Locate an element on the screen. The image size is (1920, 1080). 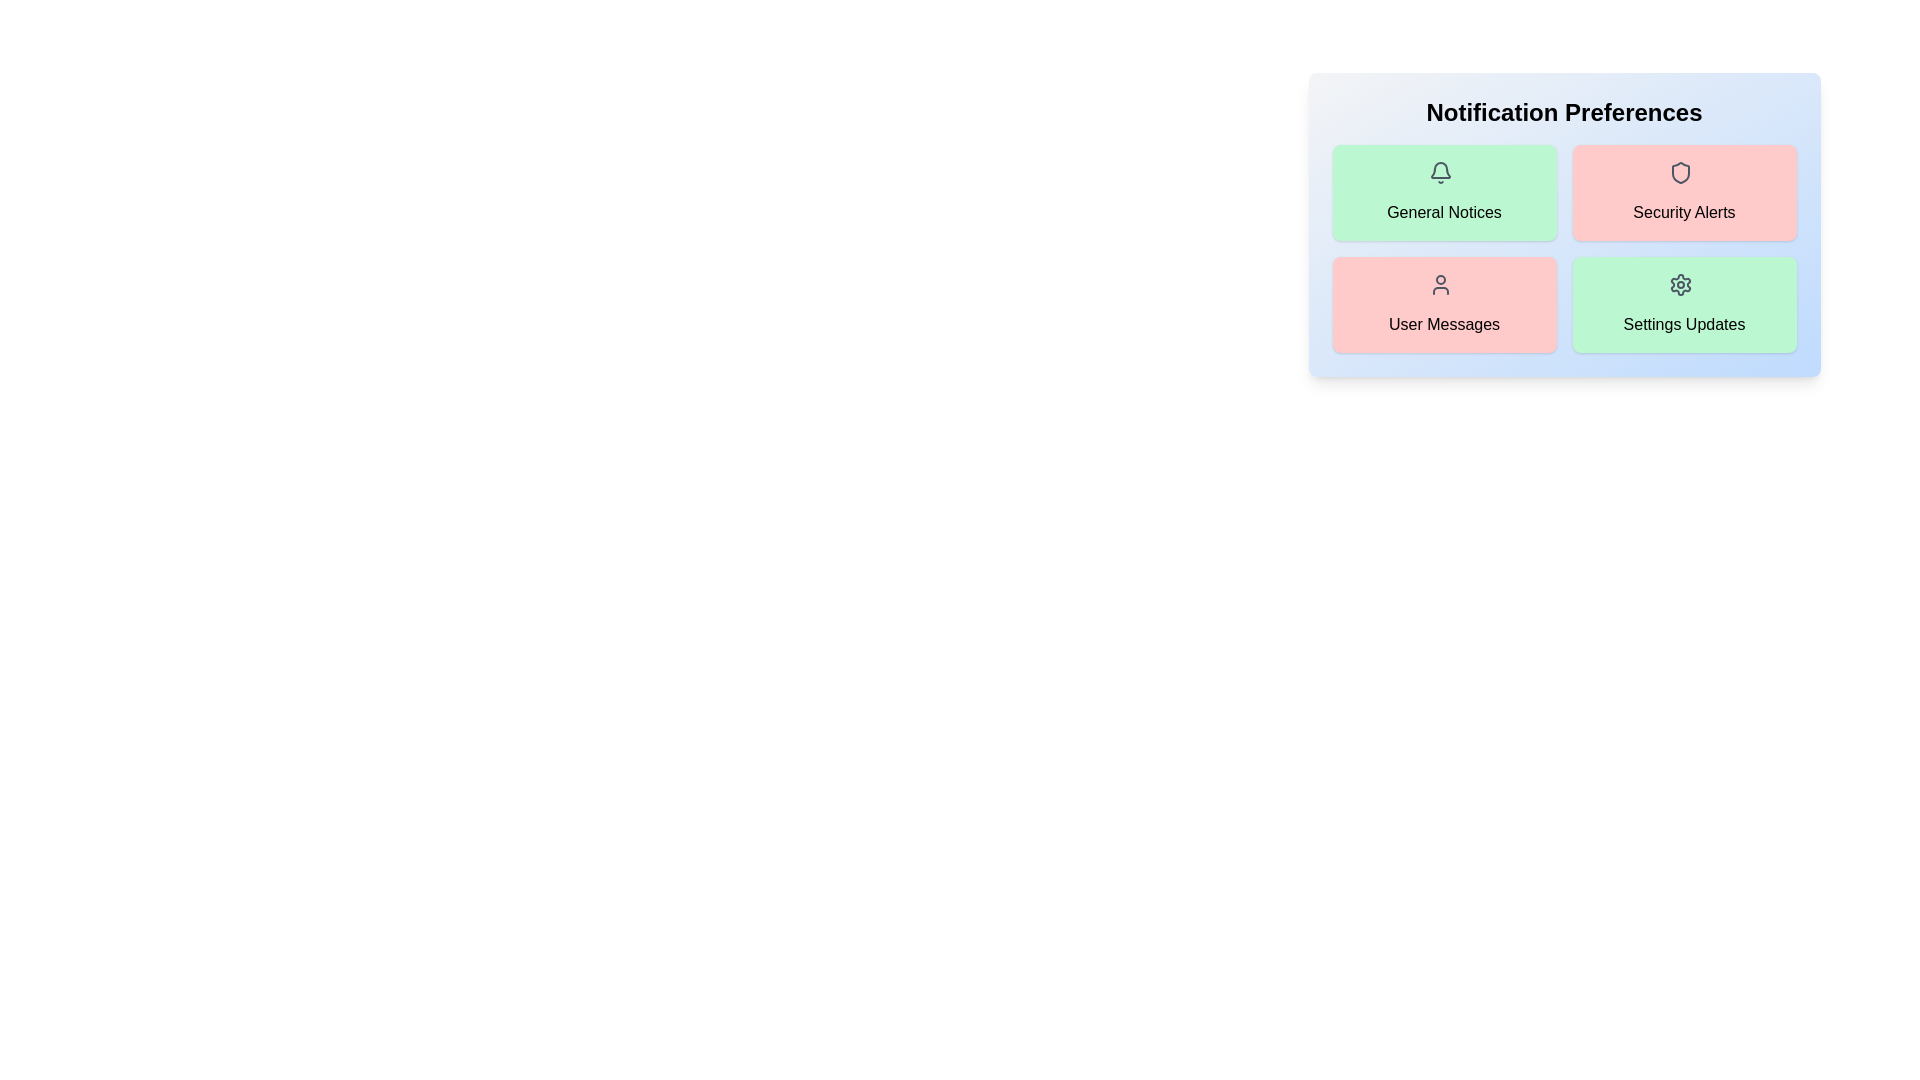
the notification box for User Messages is located at coordinates (1444, 304).